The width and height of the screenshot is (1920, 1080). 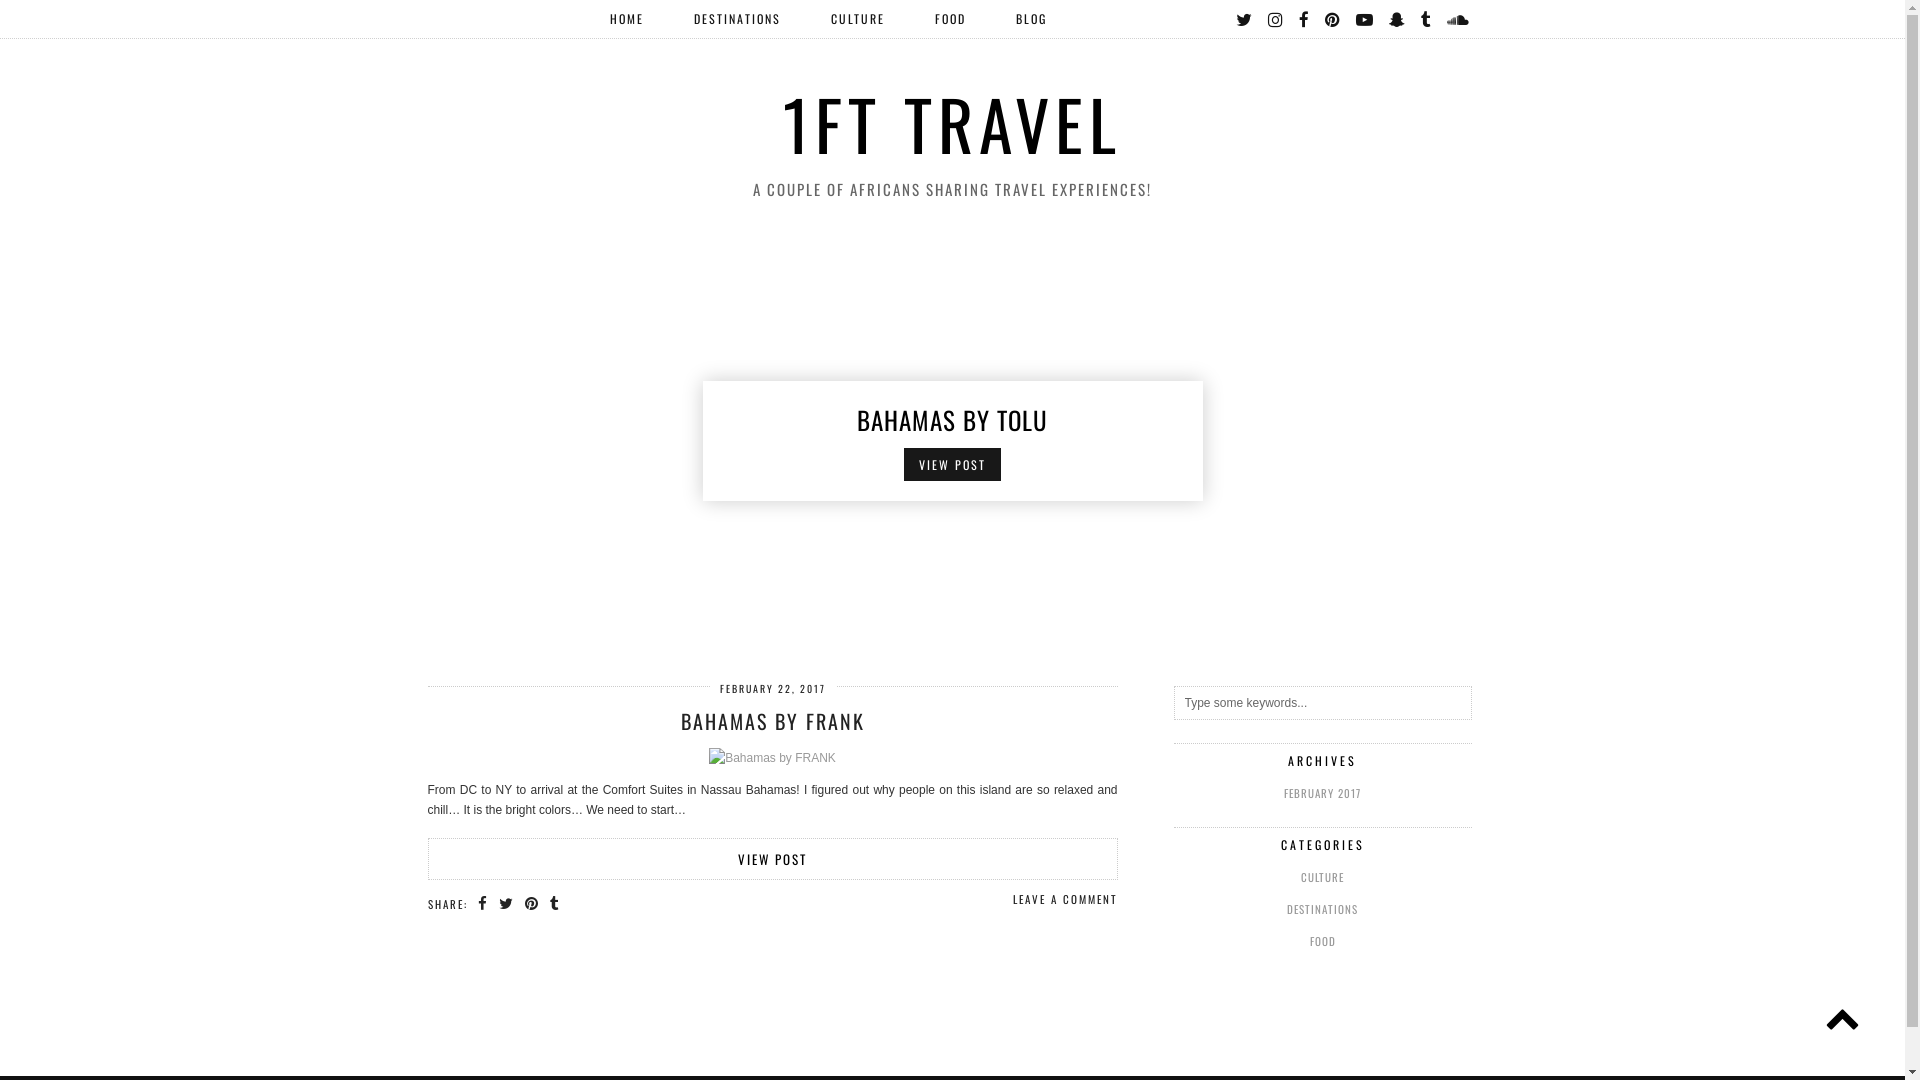 I want to click on 'Bahamas by FRANK', so click(x=771, y=756).